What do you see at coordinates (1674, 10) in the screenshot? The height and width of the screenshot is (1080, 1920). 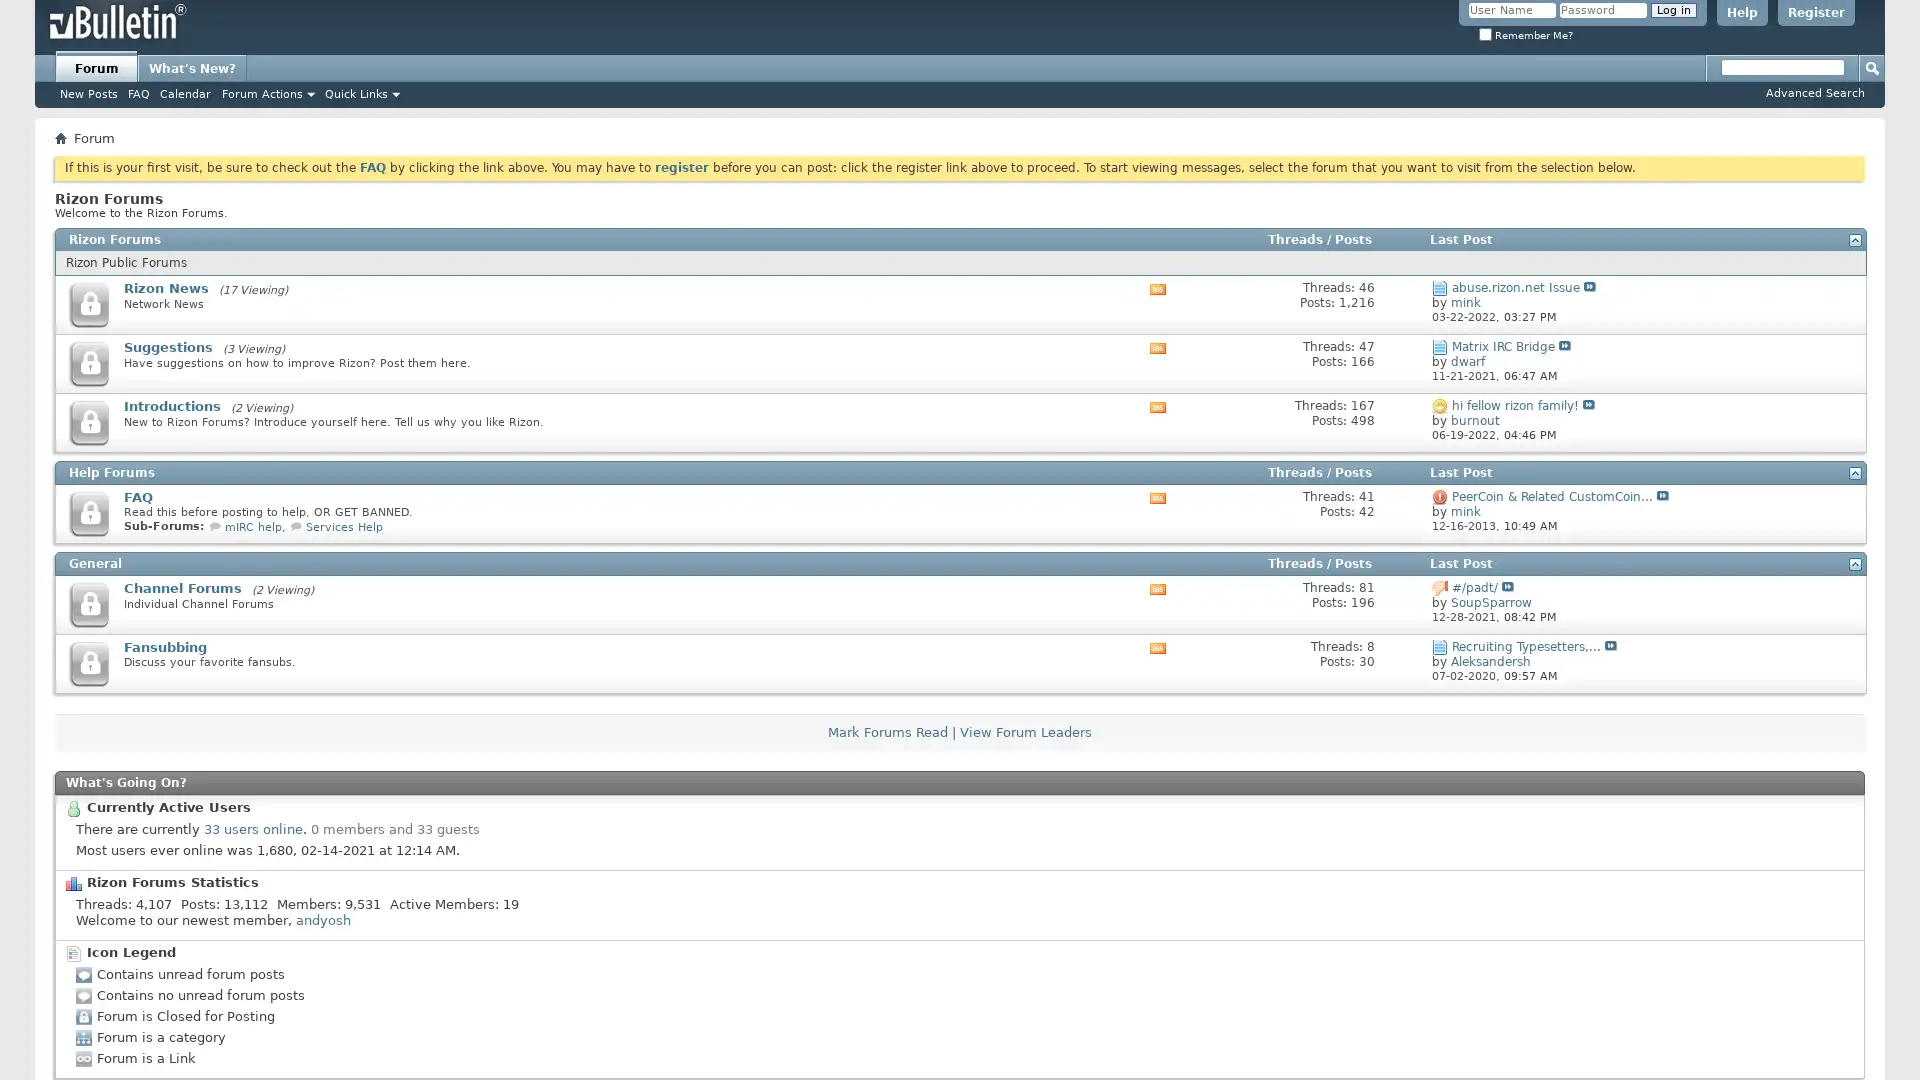 I see `Log in` at bounding box center [1674, 10].